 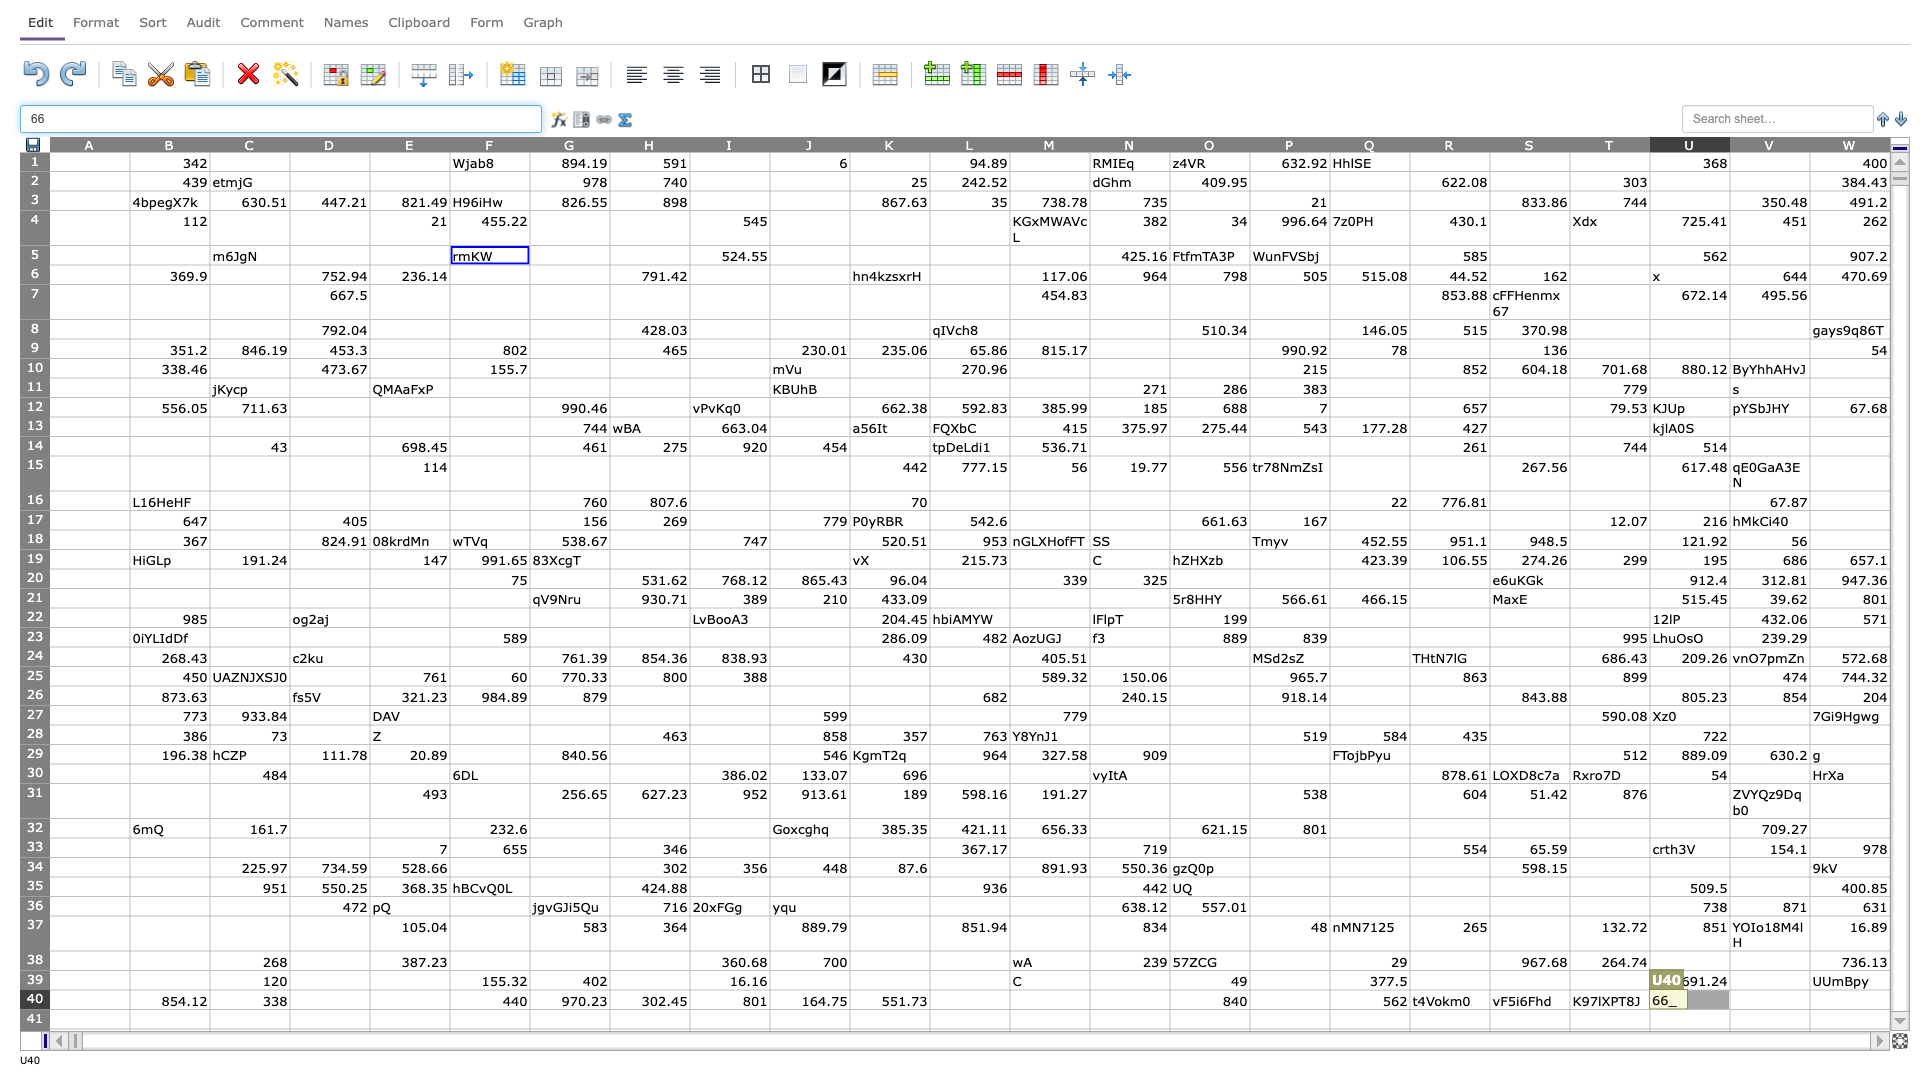 I want to click on left edge of W40, so click(x=1809, y=999).